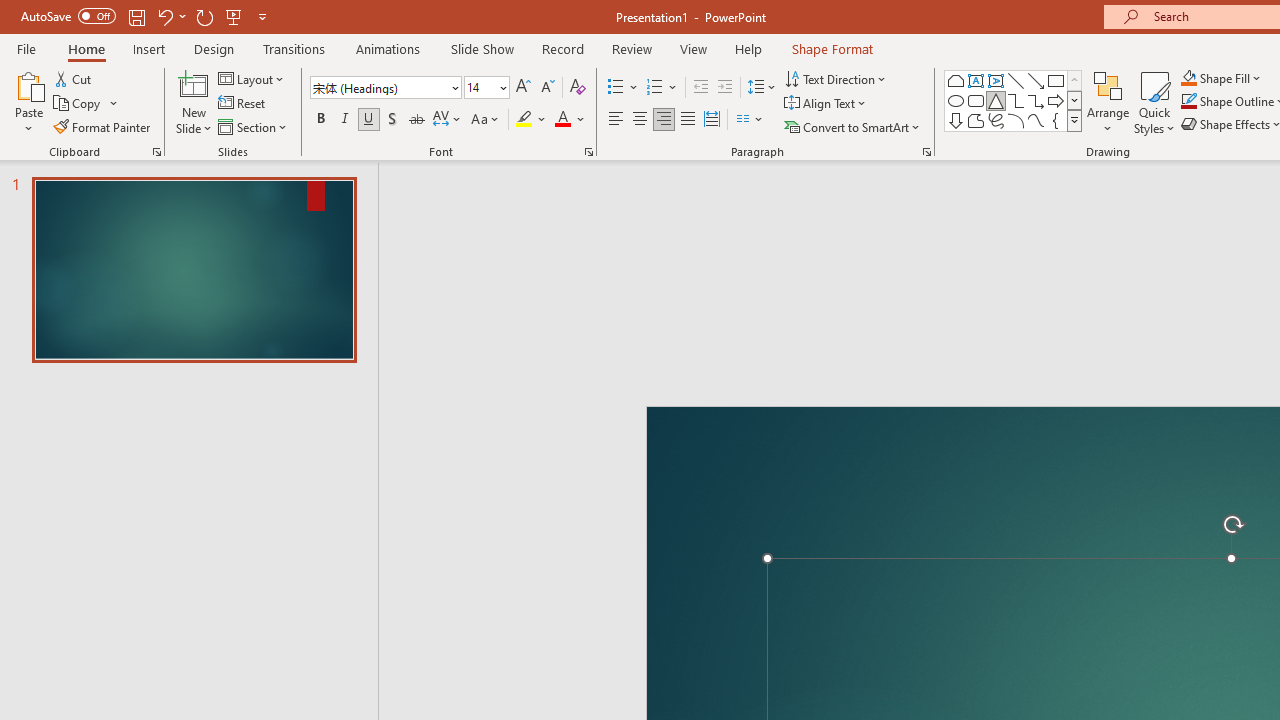 This screenshot has height=720, width=1280. What do you see at coordinates (955, 80) in the screenshot?
I see `'Rectangle: Top Corners Snipped'` at bounding box center [955, 80].